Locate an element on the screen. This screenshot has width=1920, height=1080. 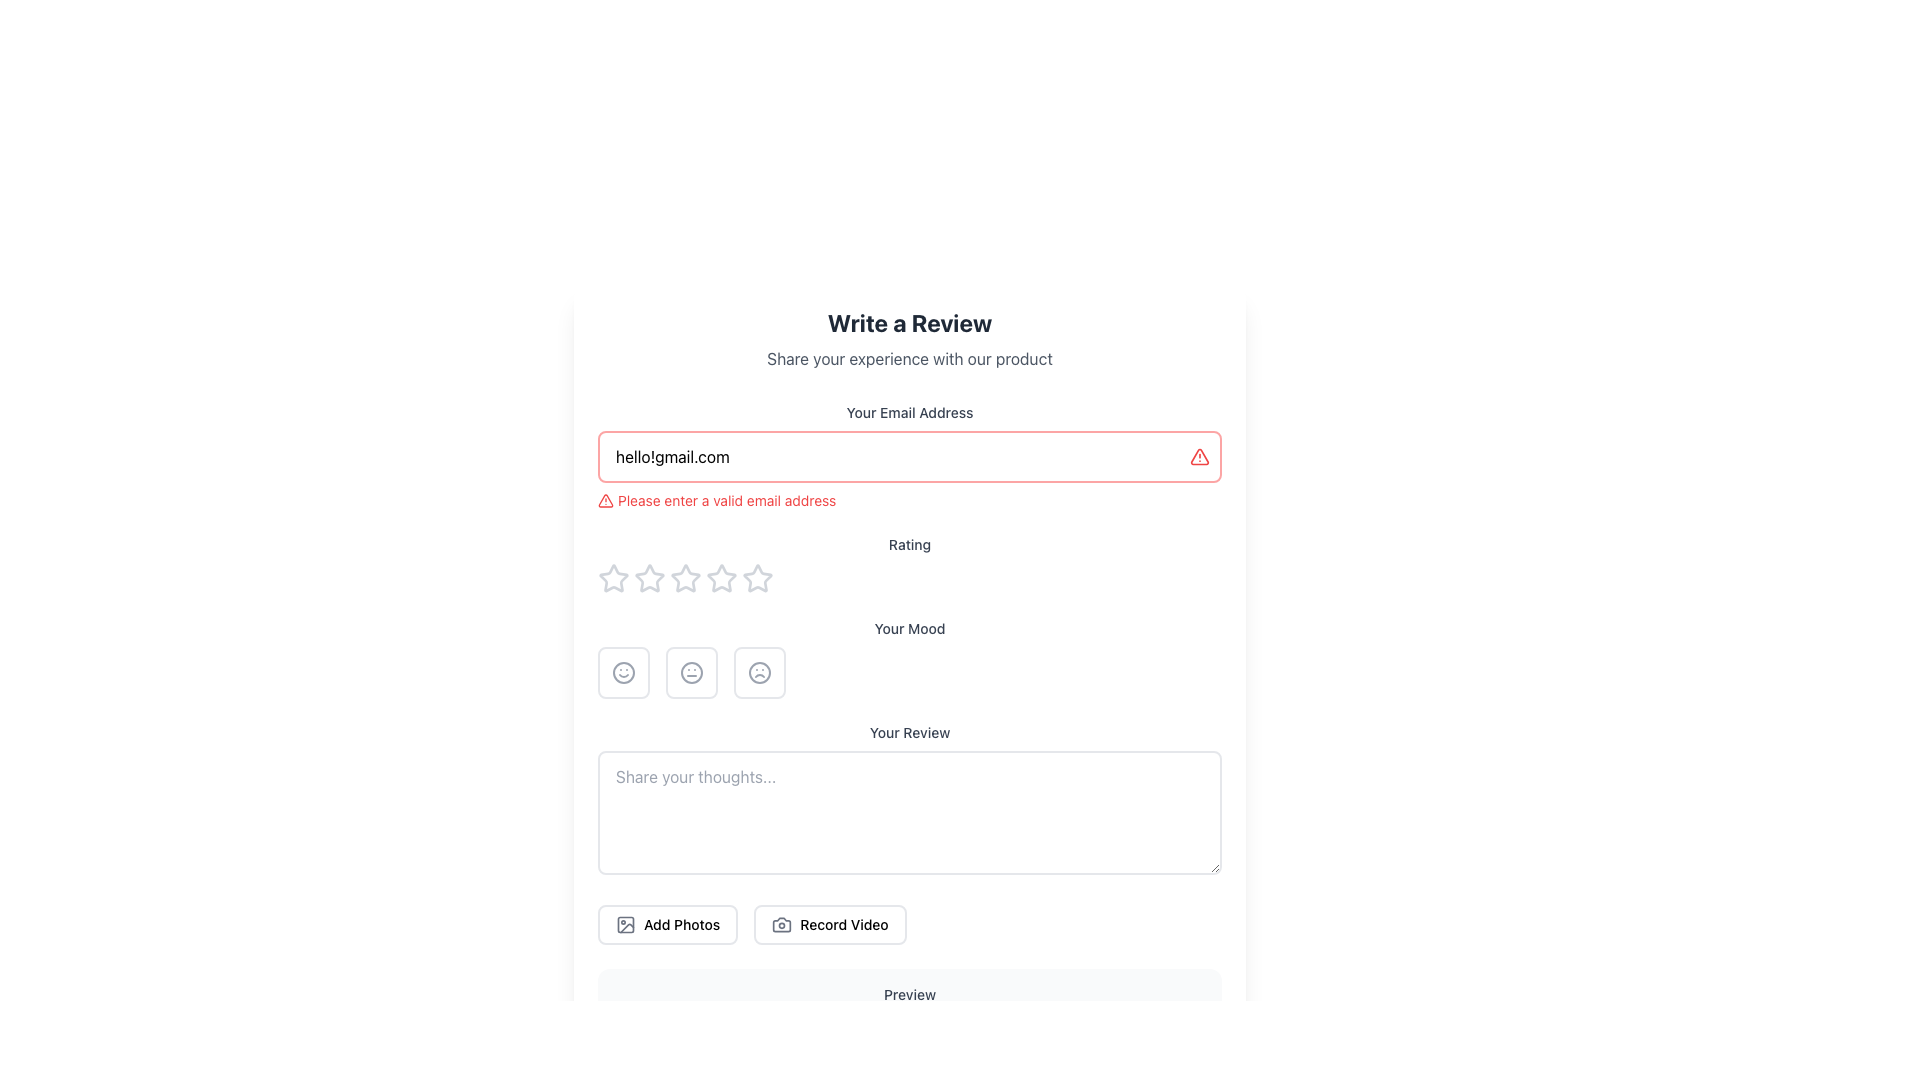
the Text Label that provides context for the mood selection section, positioned centrally between the 'Rating' section and the mood selection options is located at coordinates (909, 627).